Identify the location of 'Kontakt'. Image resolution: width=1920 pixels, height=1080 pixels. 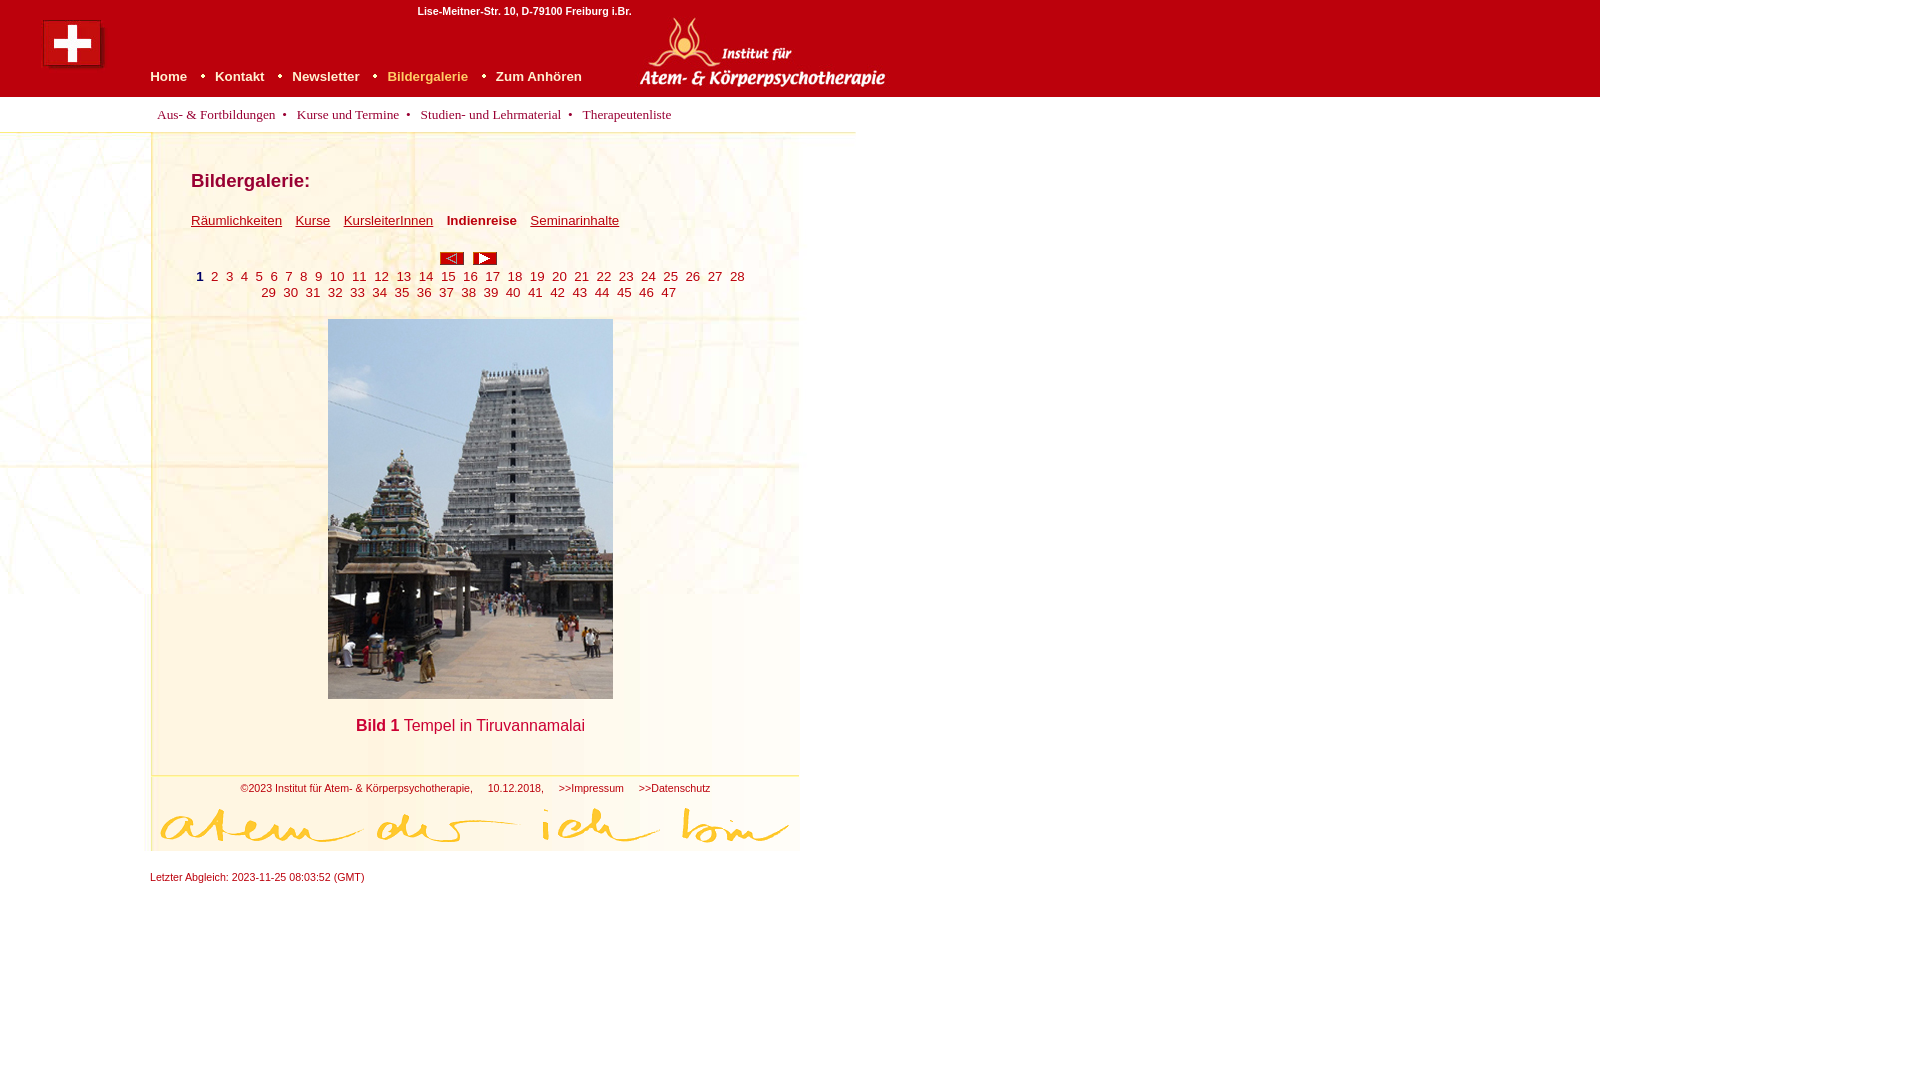
(240, 75).